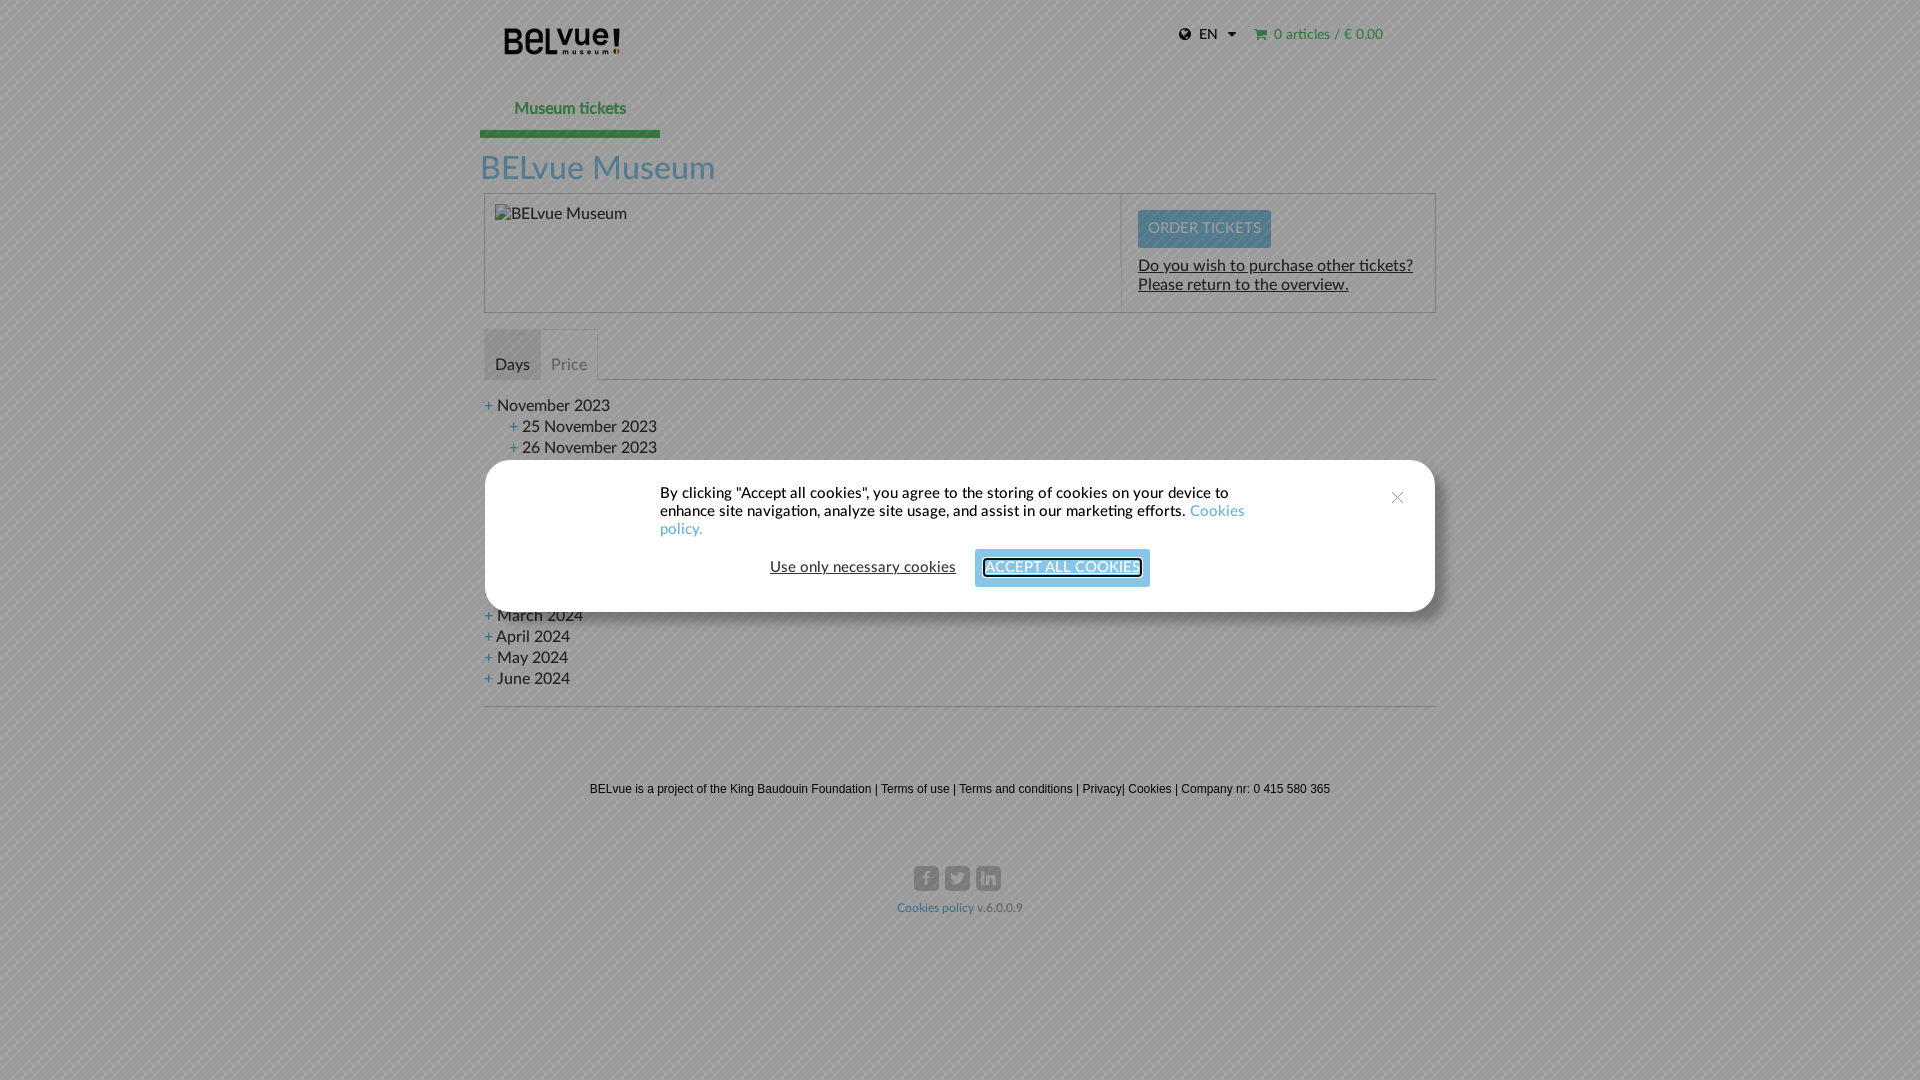  What do you see at coordinates (588, 469) in the screenshot?
I see `'27 November 2023'` at bounding box center [588, 469].